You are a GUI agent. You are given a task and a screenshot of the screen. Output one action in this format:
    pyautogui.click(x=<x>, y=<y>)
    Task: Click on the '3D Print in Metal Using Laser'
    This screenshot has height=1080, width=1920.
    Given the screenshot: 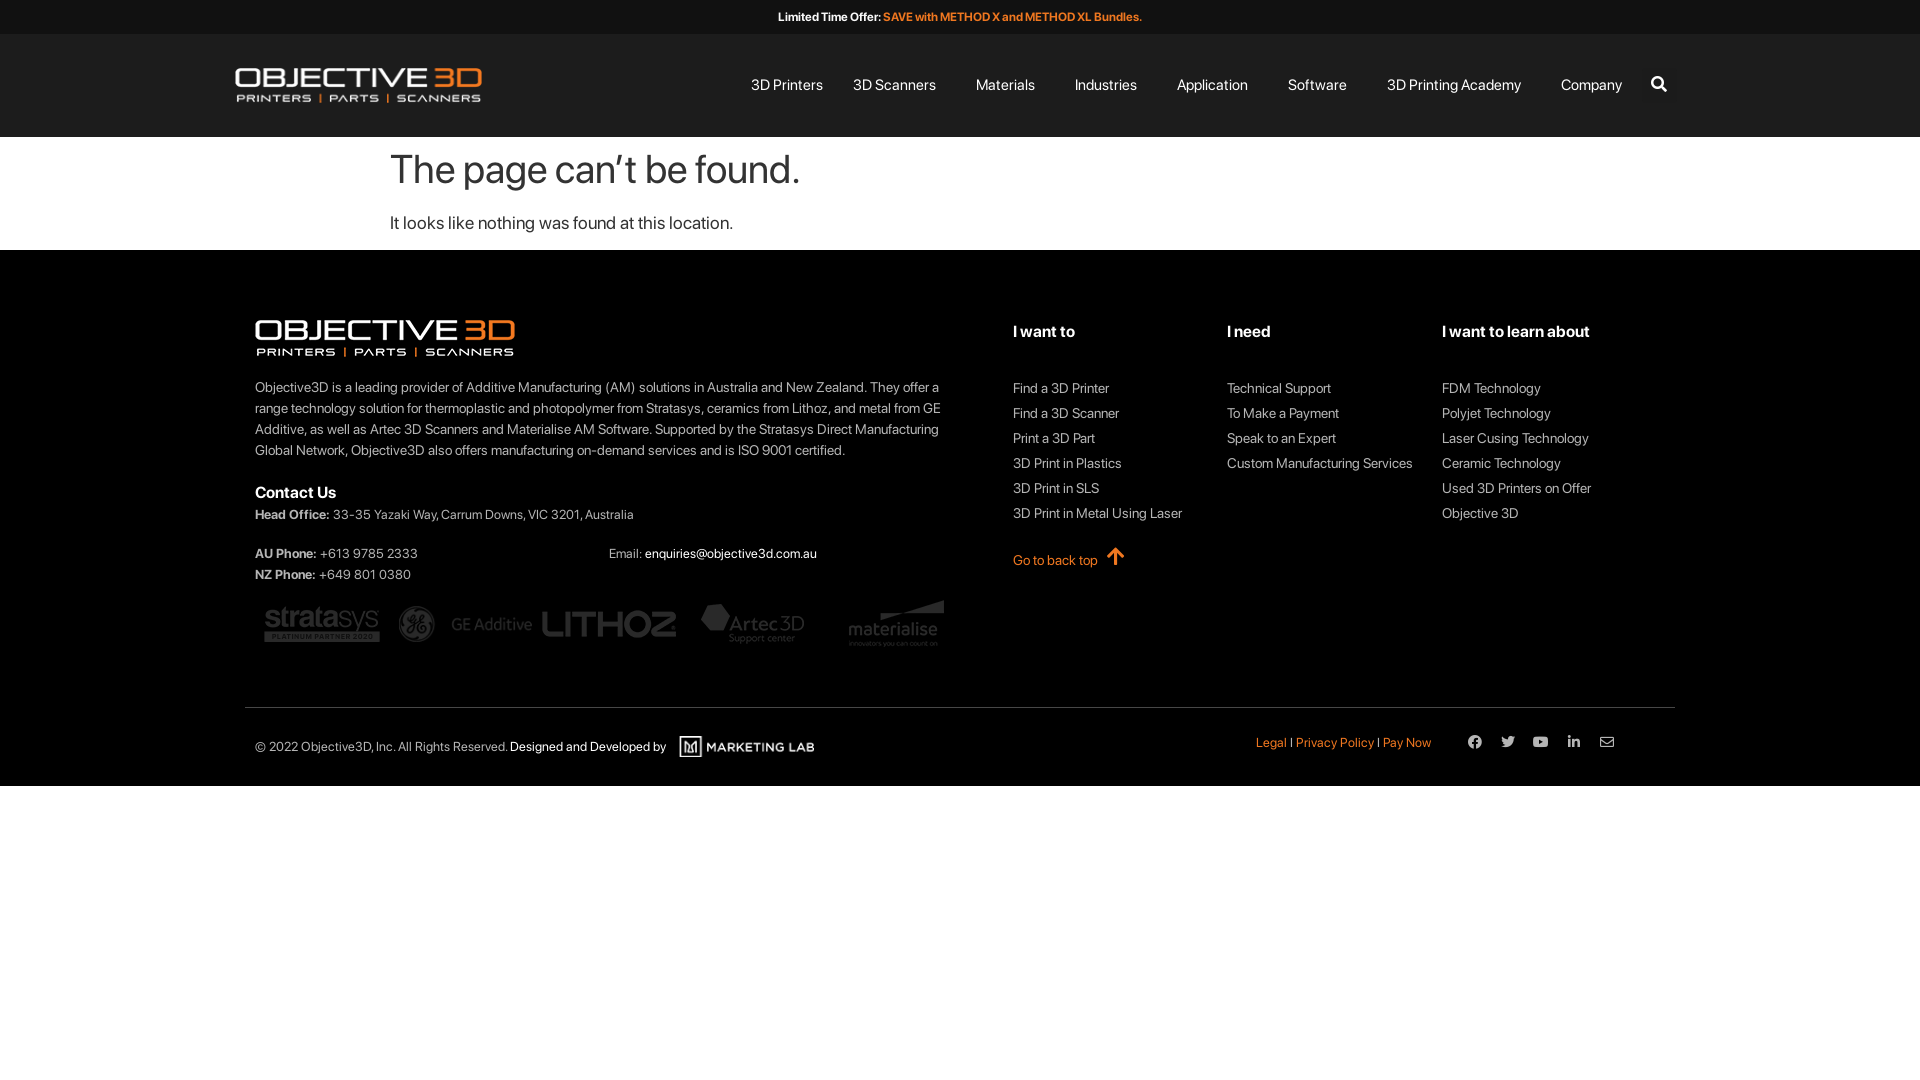 What is the action you would take?
    pyautogui.click(x=1109, y=512)
    